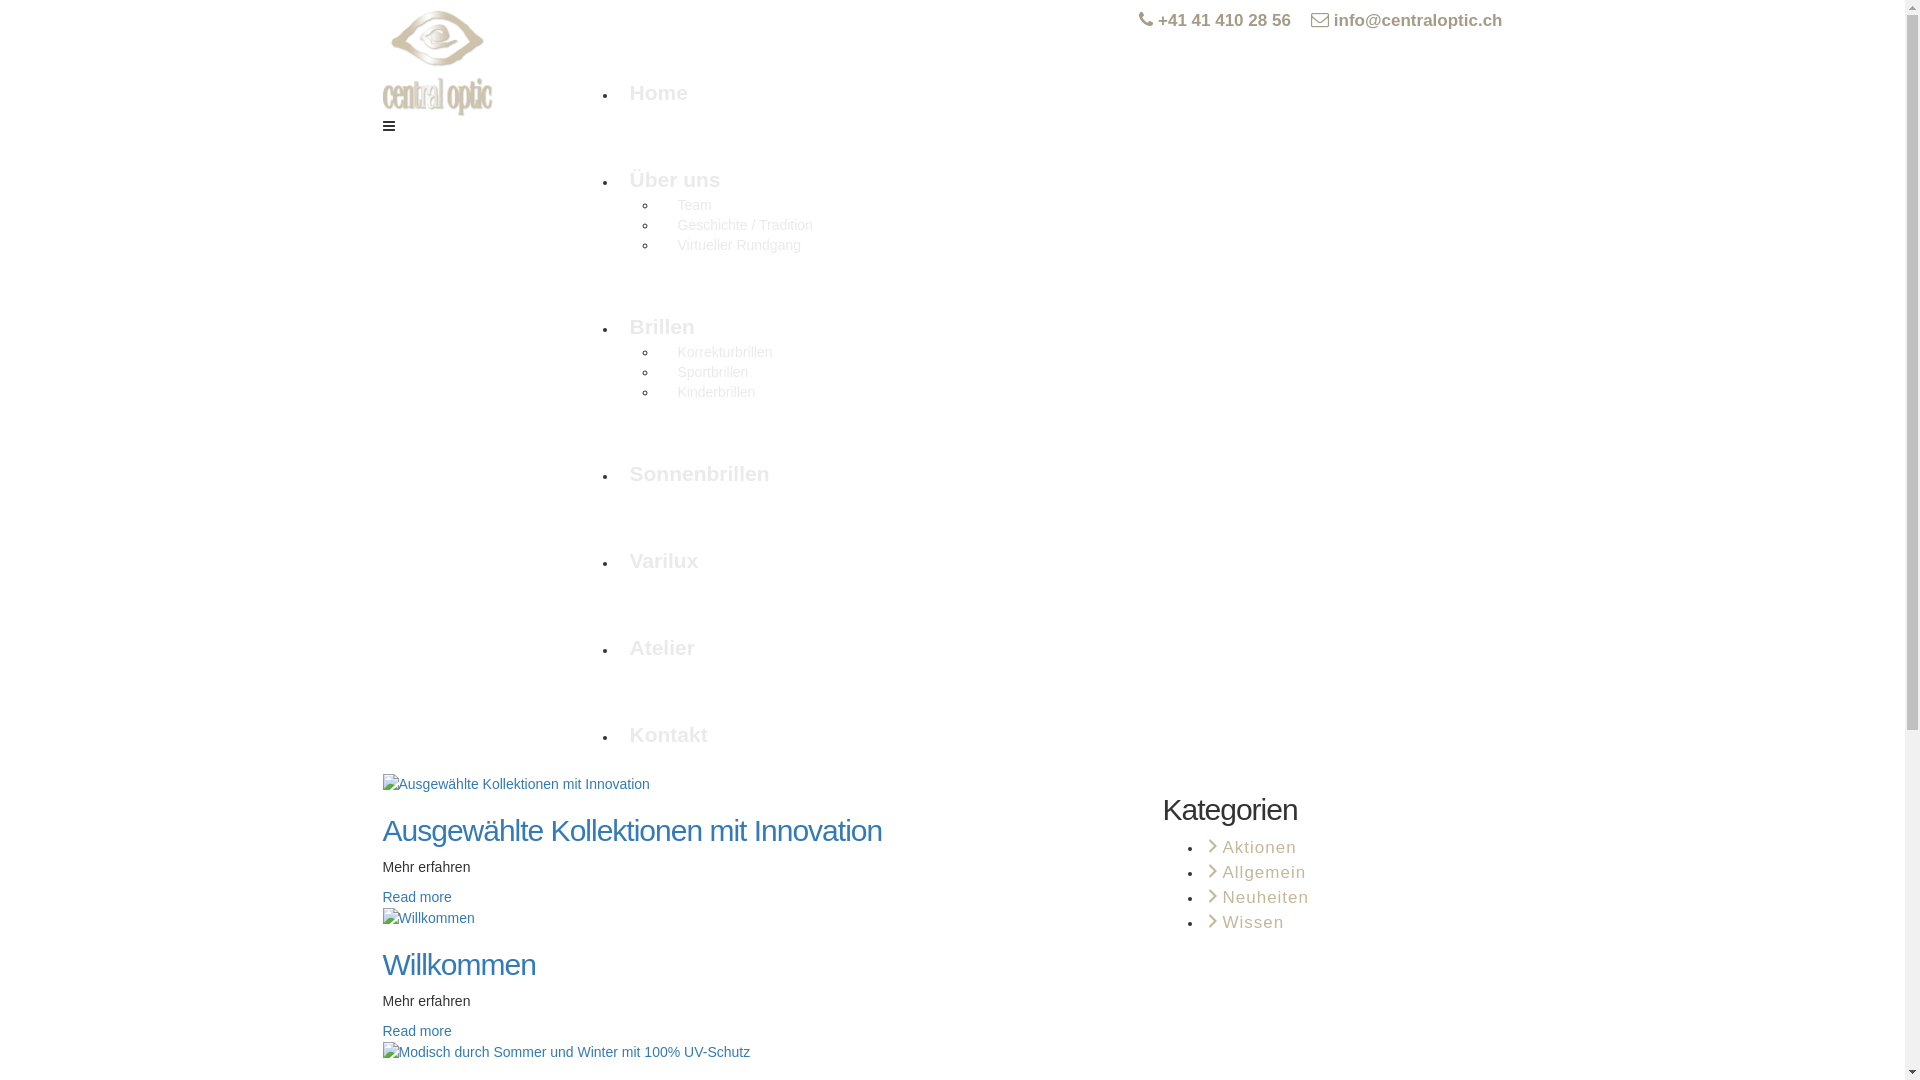 This screenshot has width=1920, height=1080. I want to click on 'Modisch durch Sommer und Winter mit 100% UV-Schutz', so click(565, 1051).